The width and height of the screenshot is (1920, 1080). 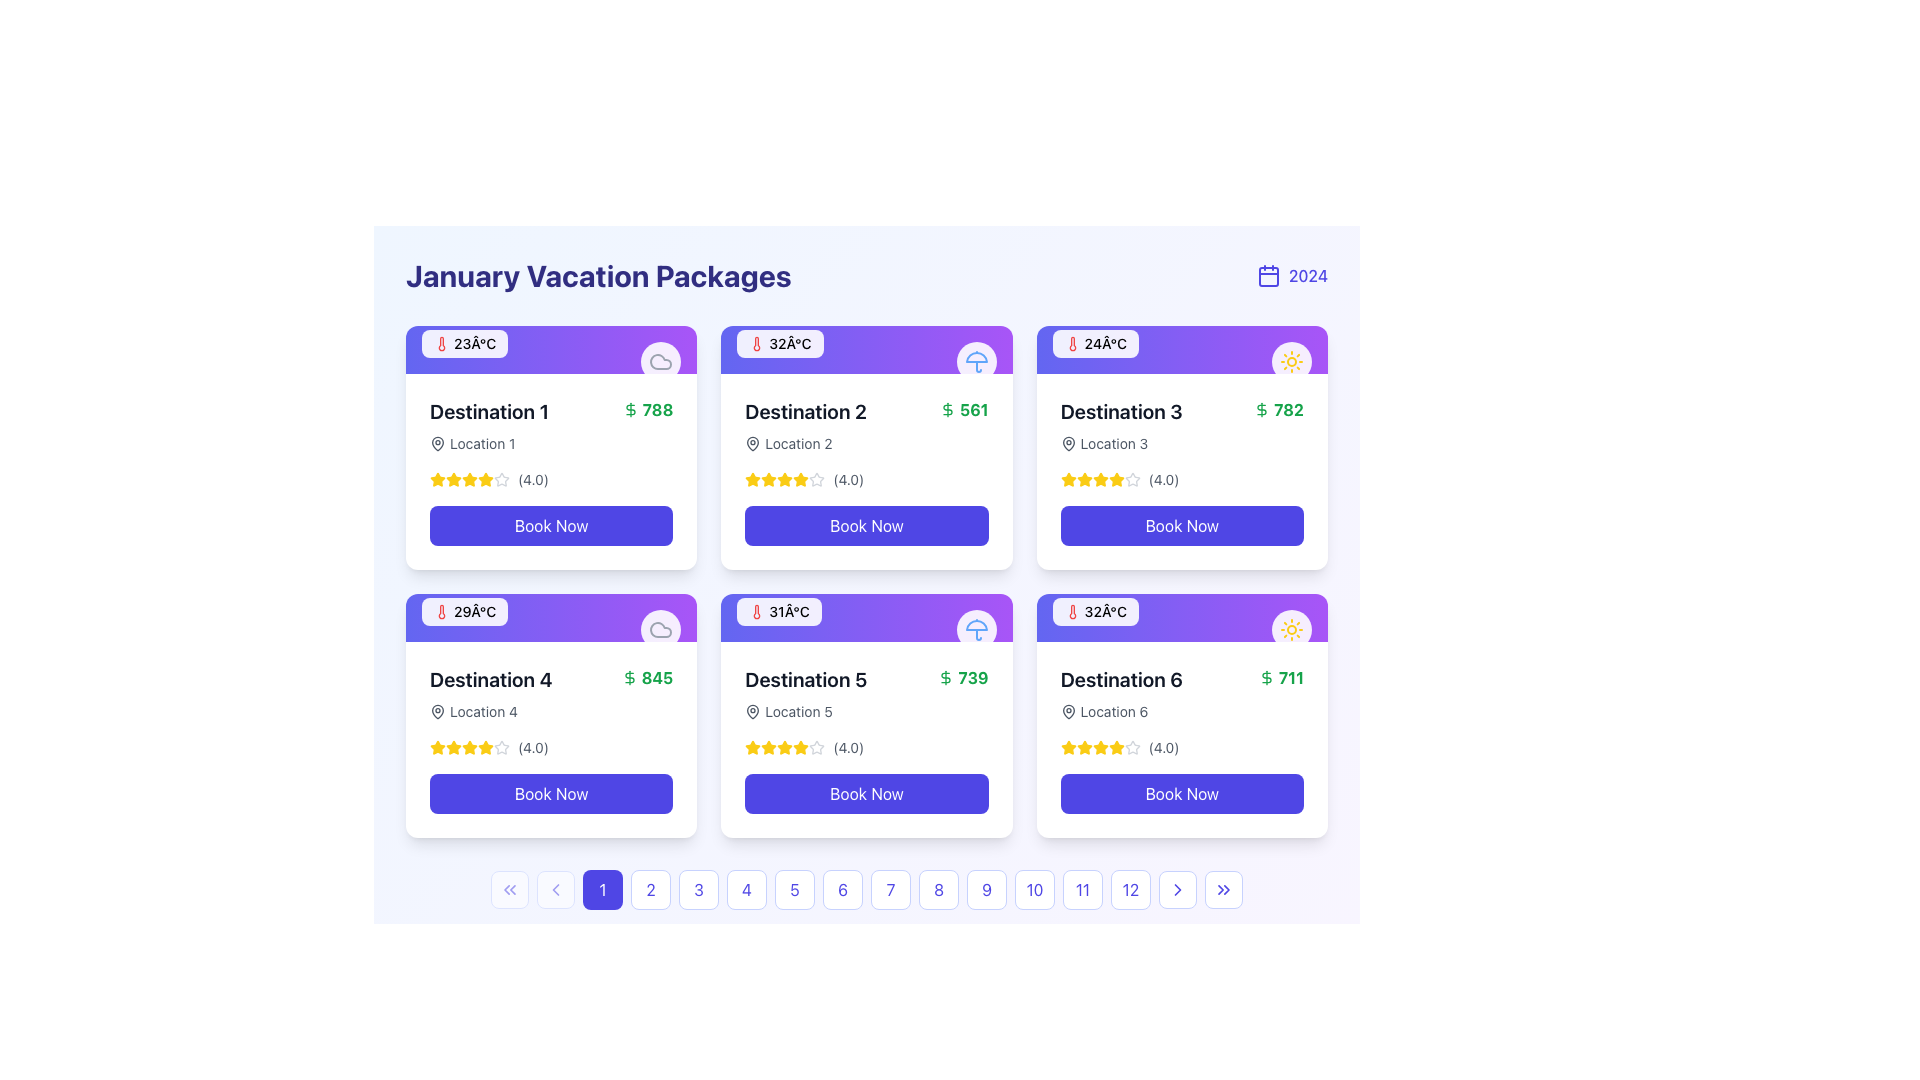 What do you see at coordinates (964, 408) in the screenshot?
I see `currency value displayed in bold green text in the second card of the grid layout, located under the temperature icon and above the 'Book Now' button` at bounding box center [964, 408].